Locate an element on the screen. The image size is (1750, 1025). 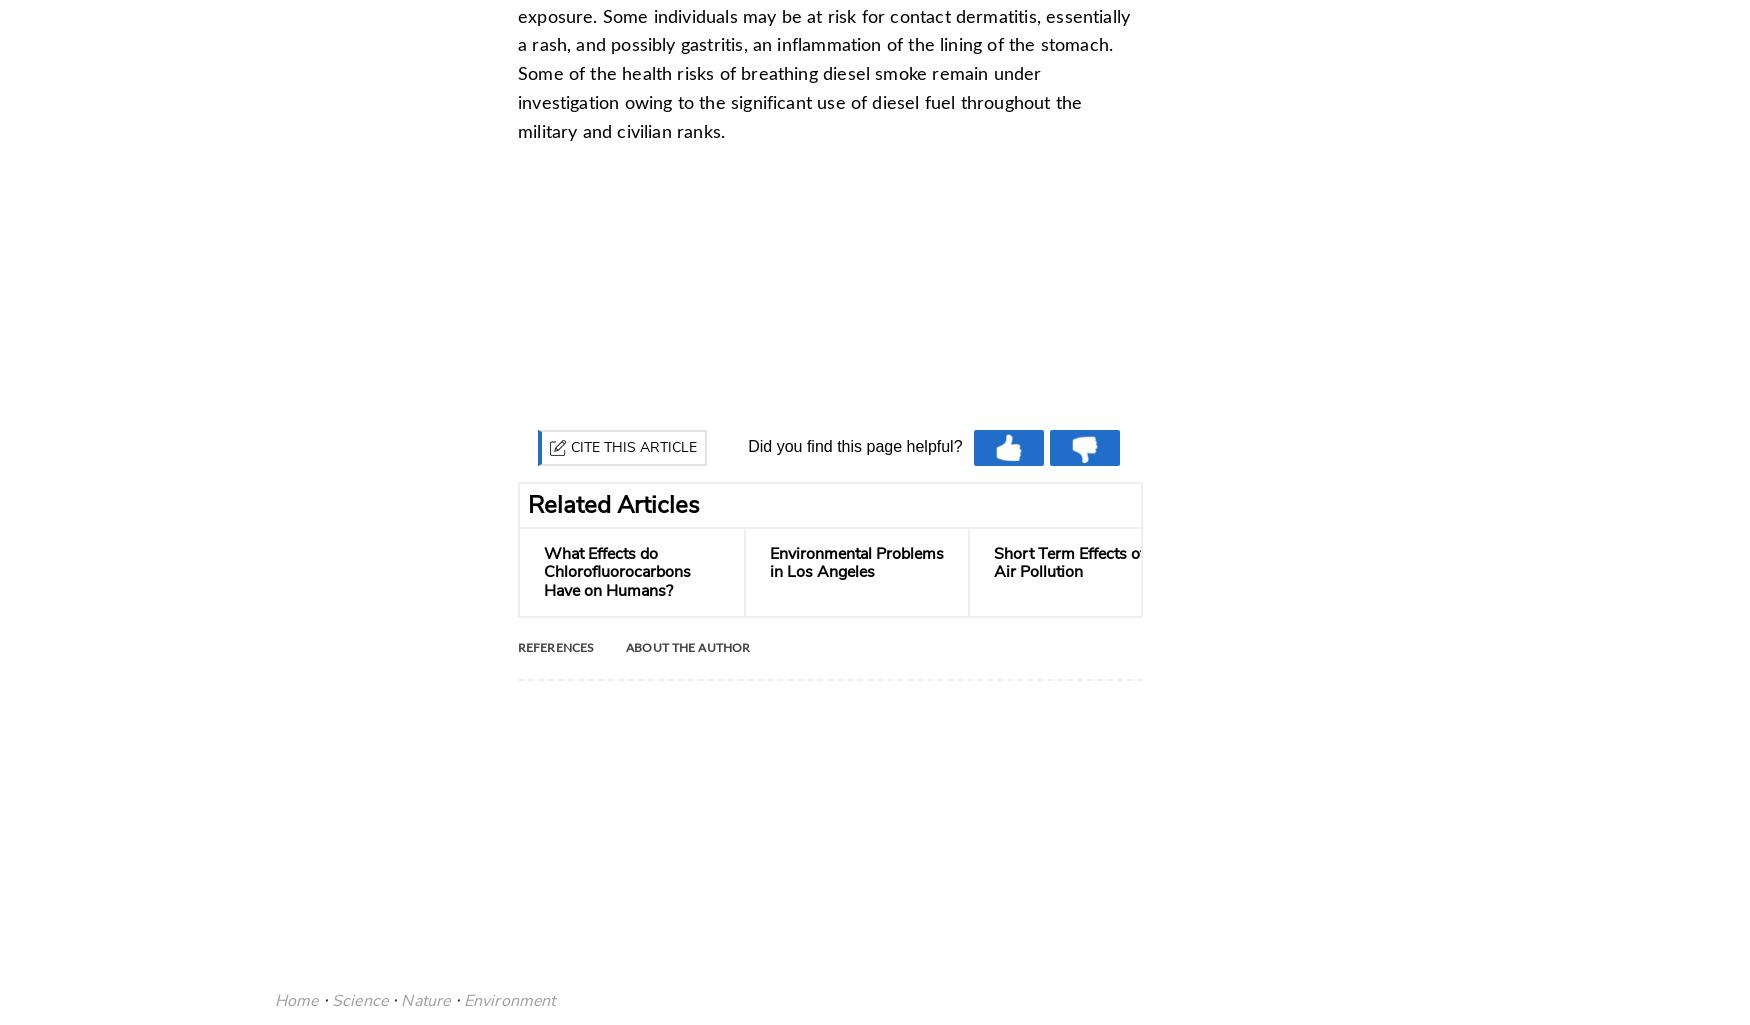
'Effects of Hydrocarbons on the Environment' is located at coordinates (1302, 563).